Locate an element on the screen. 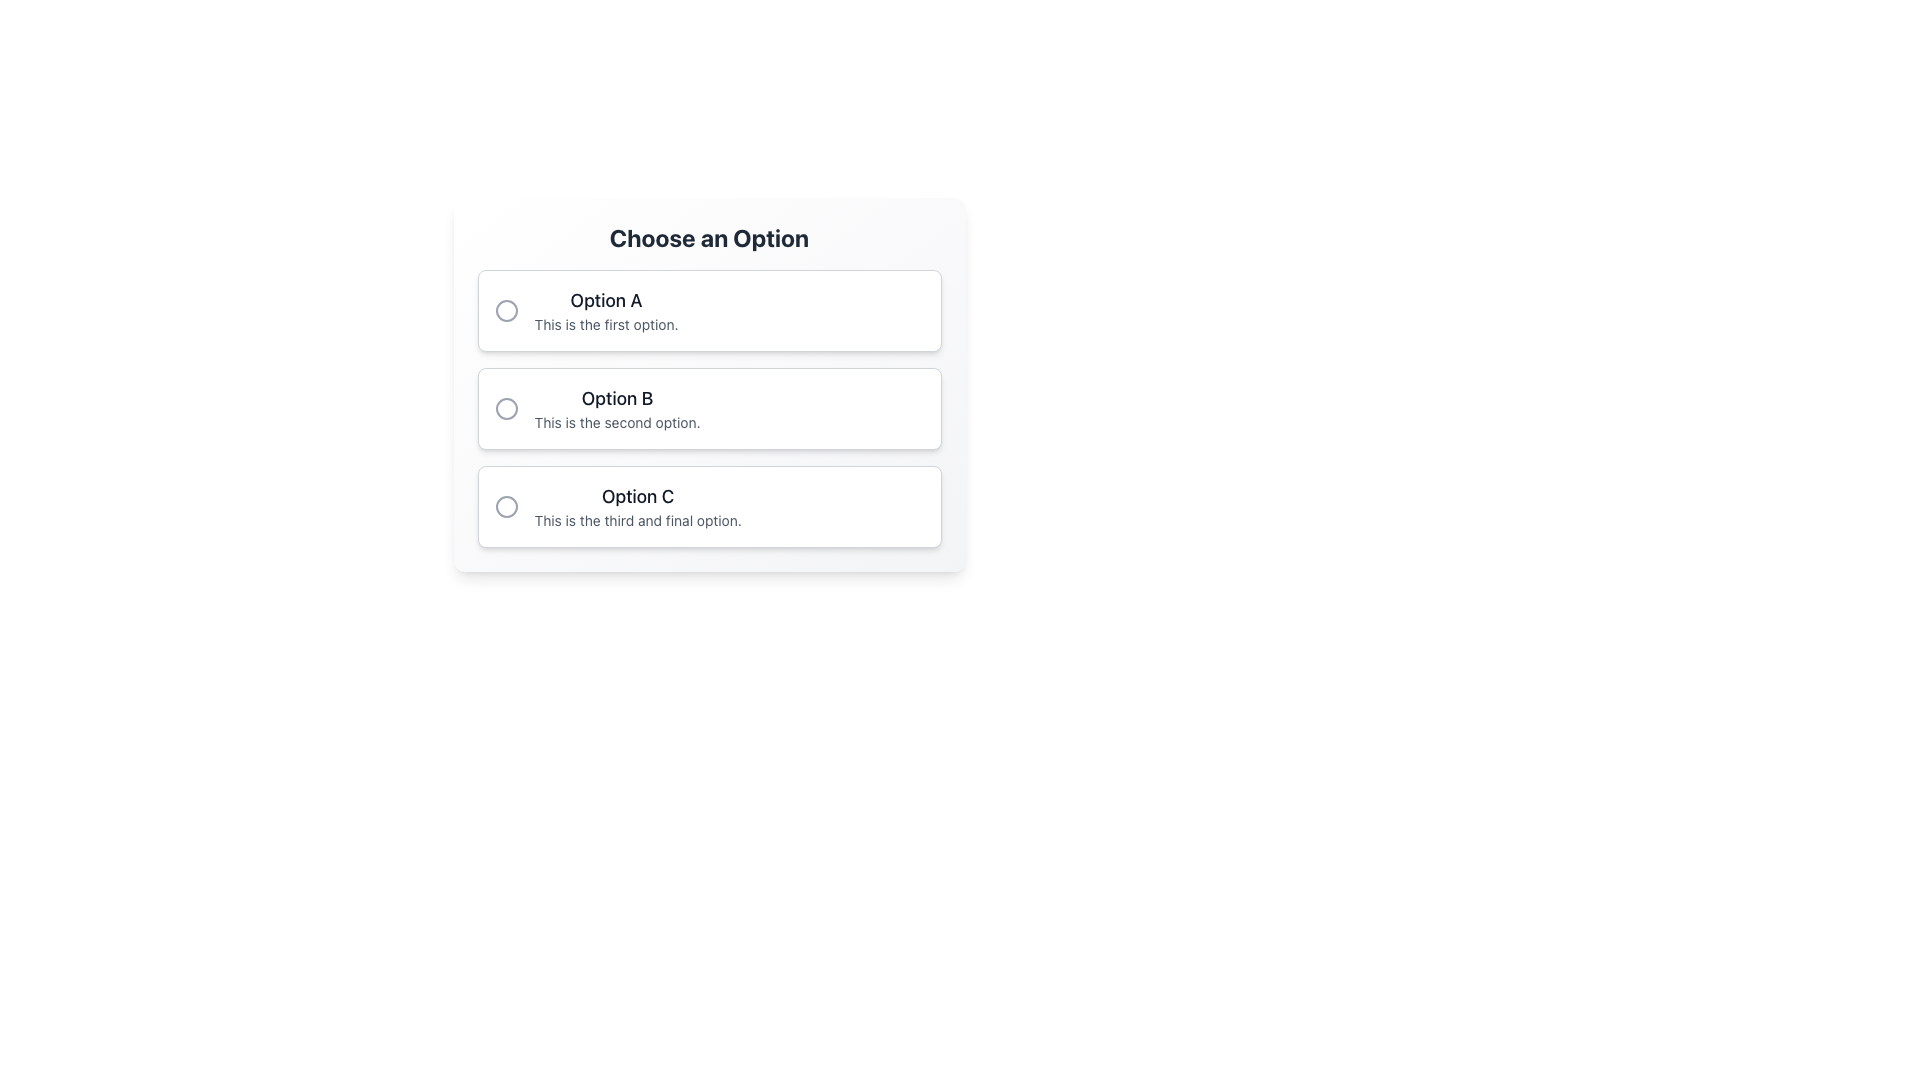  the static text label displaying 'Option A', which is part of the first option item in a vertical list of options is located at coordinates (605, 300).